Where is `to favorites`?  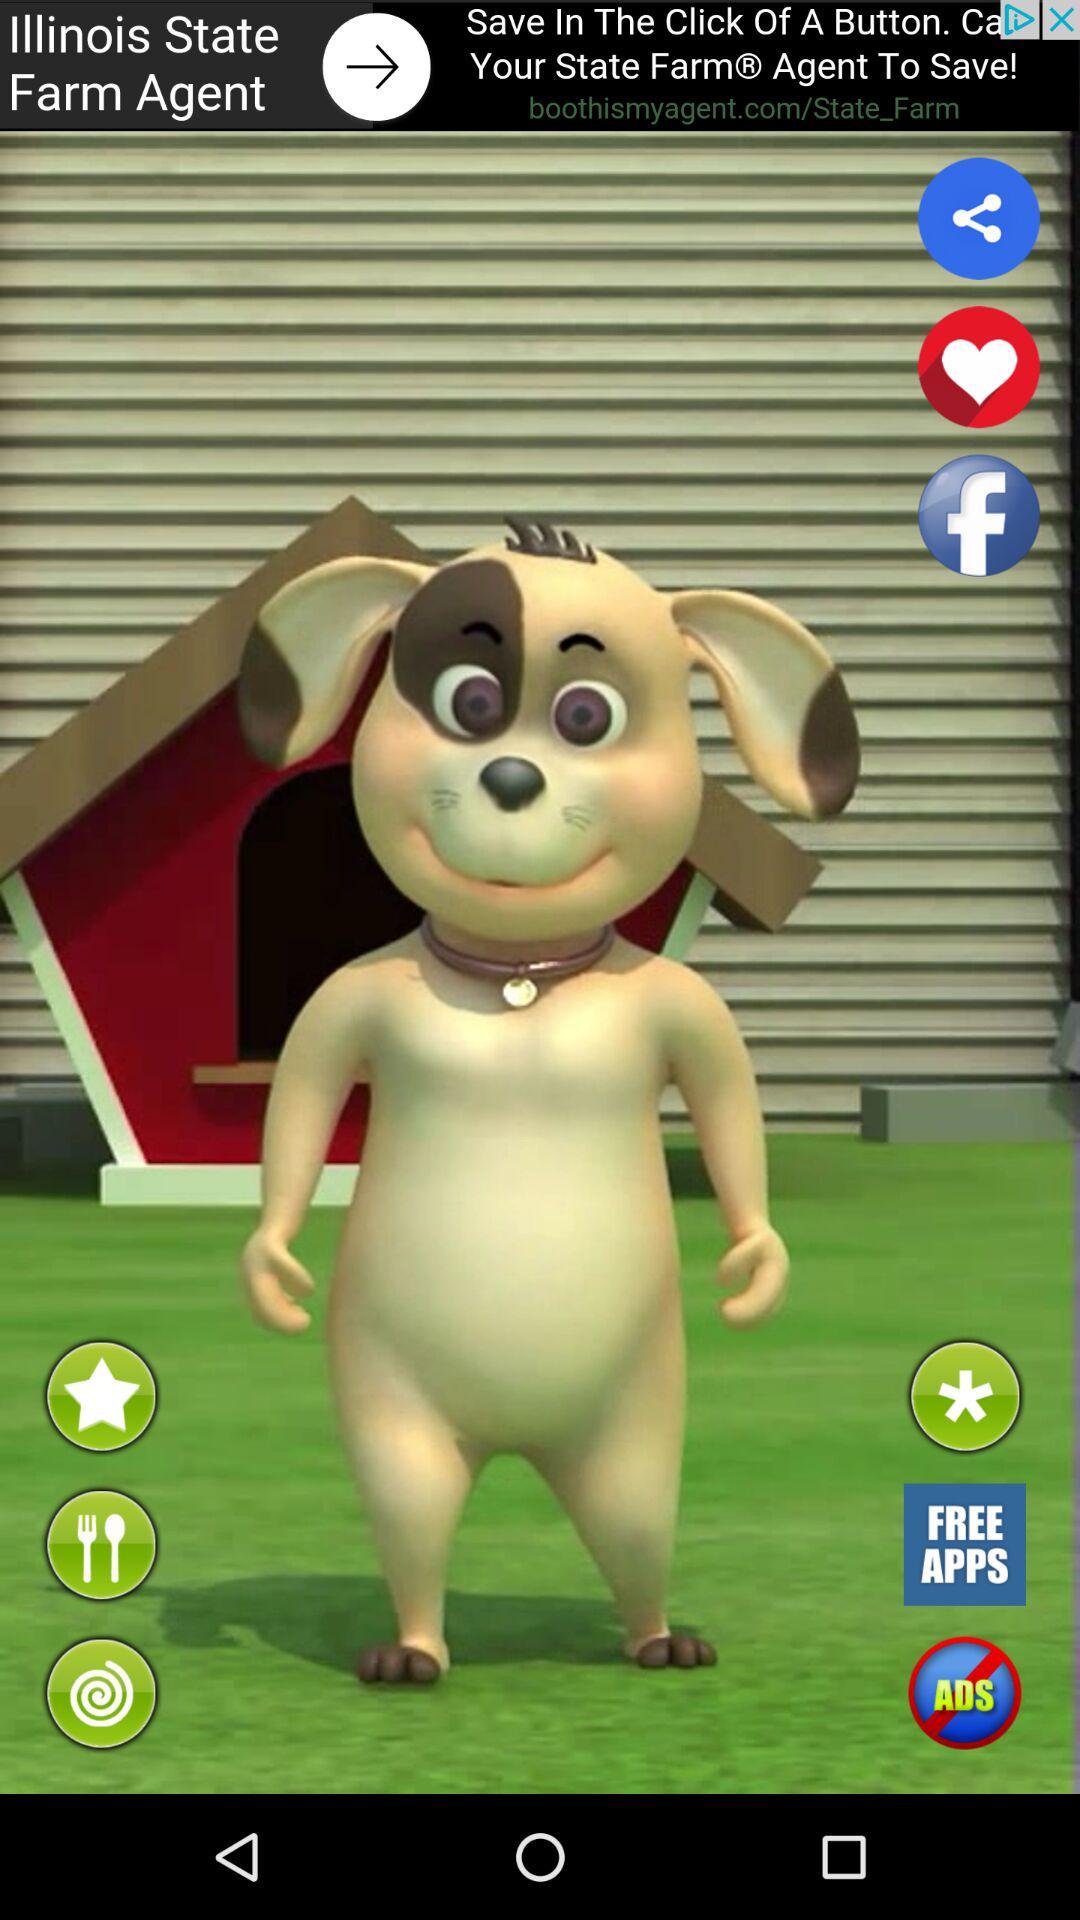 to favorites is located at coordinates (978, 367).